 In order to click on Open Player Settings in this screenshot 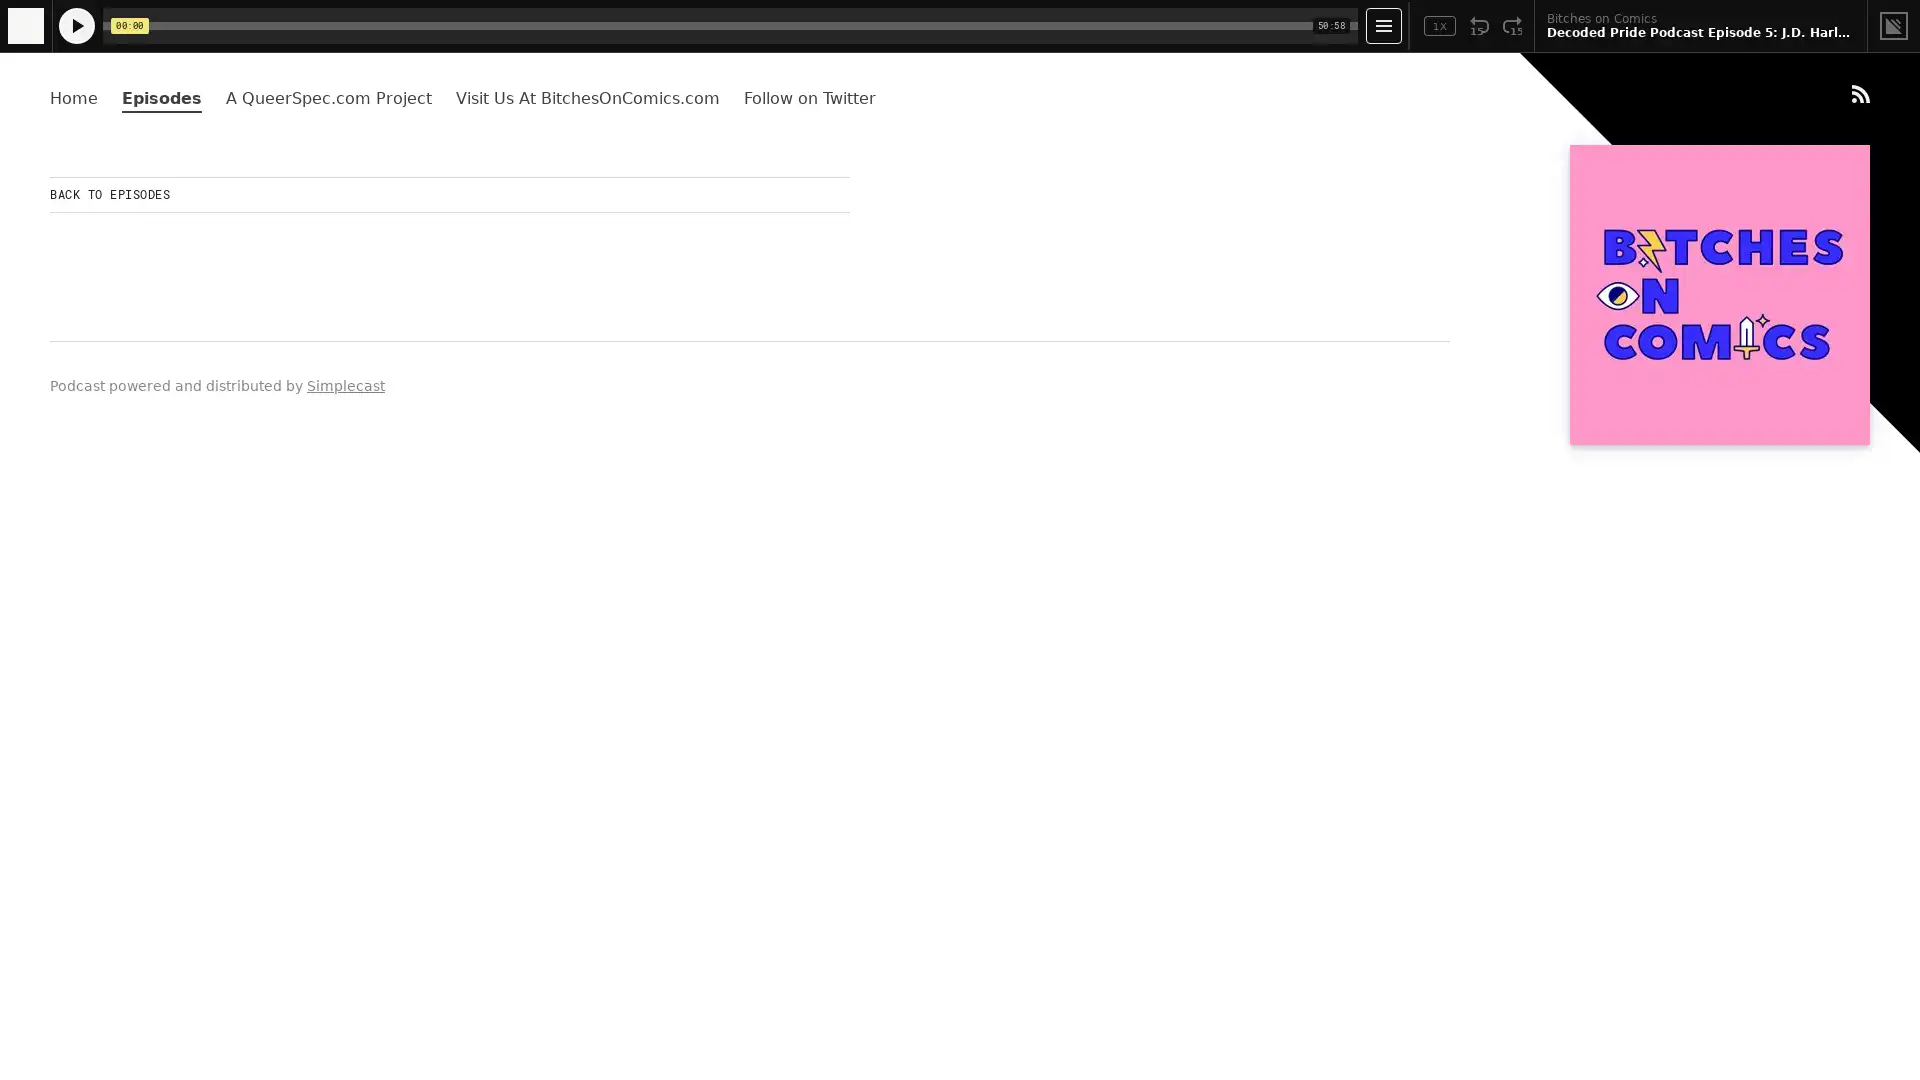, I will do `click(1382, 26)`.